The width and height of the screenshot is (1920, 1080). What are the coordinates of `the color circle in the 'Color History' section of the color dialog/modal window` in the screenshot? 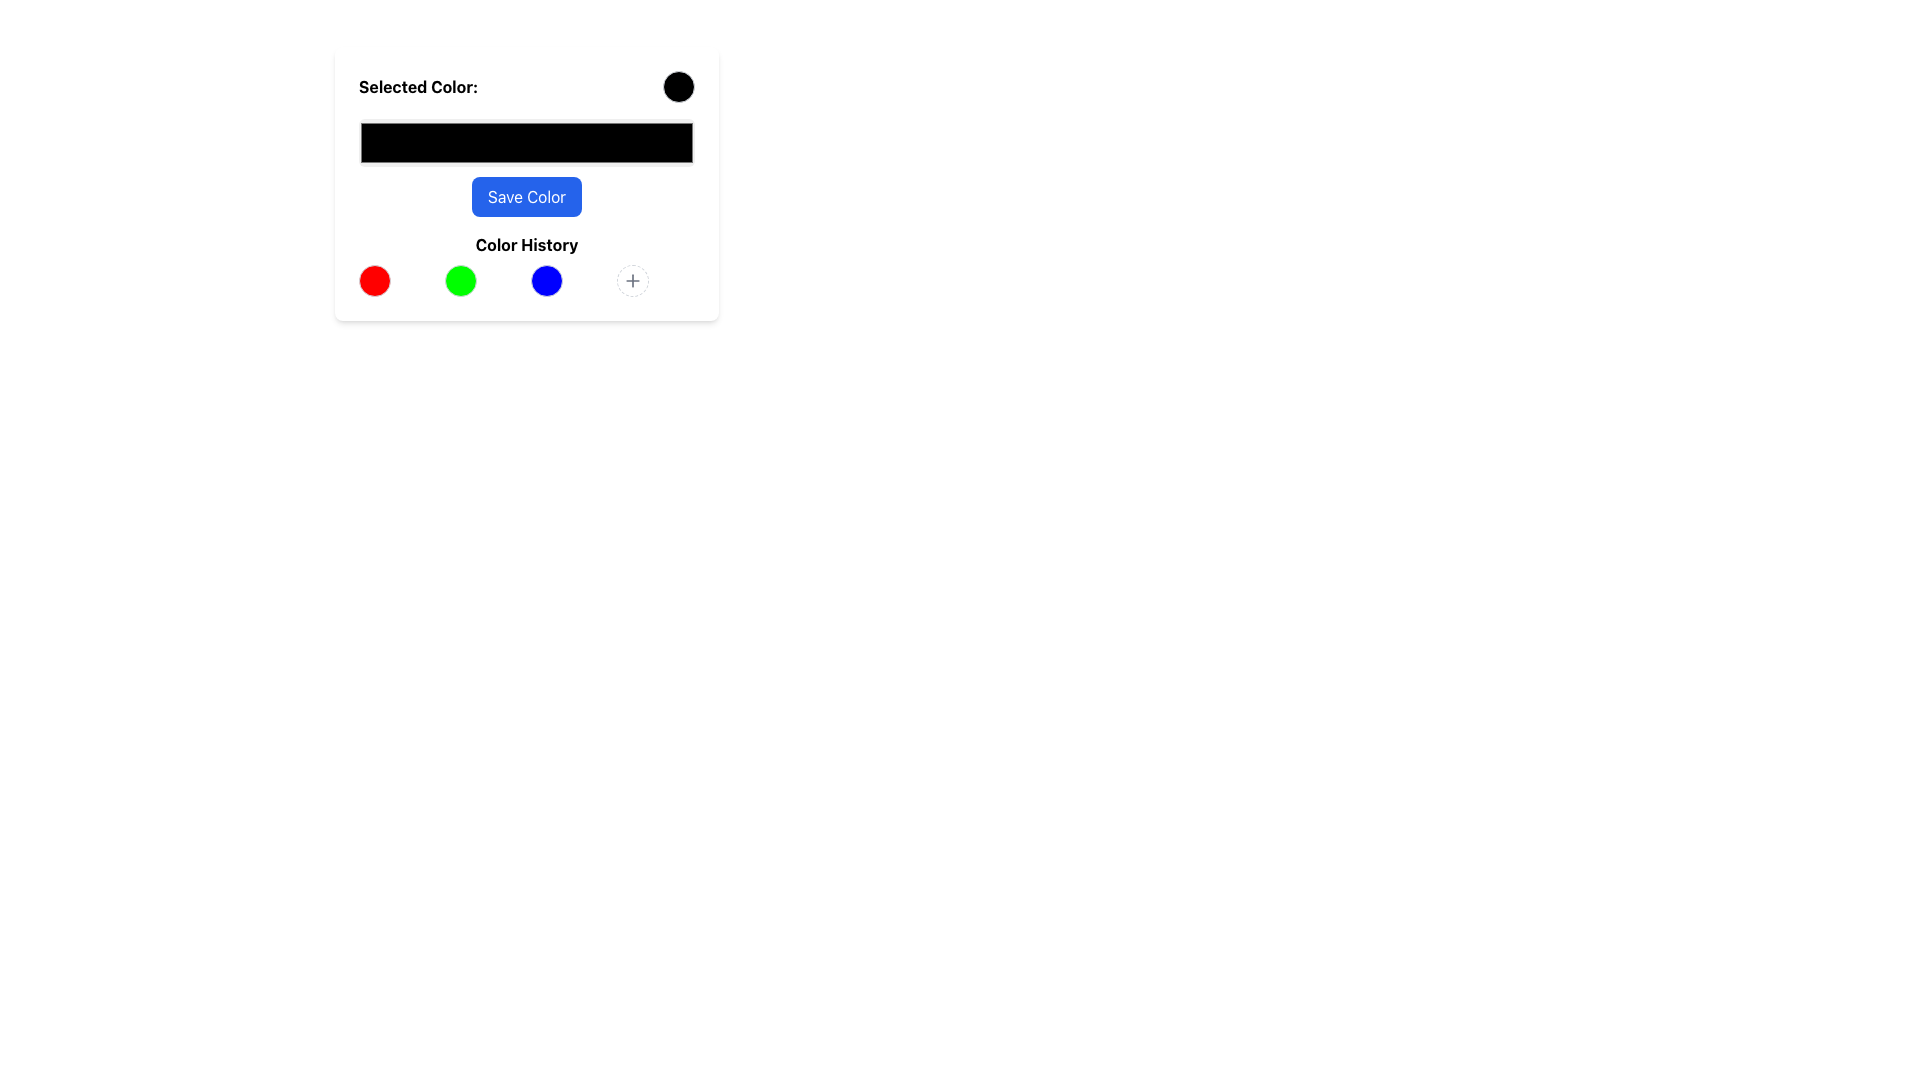 It's located at (644, 261).